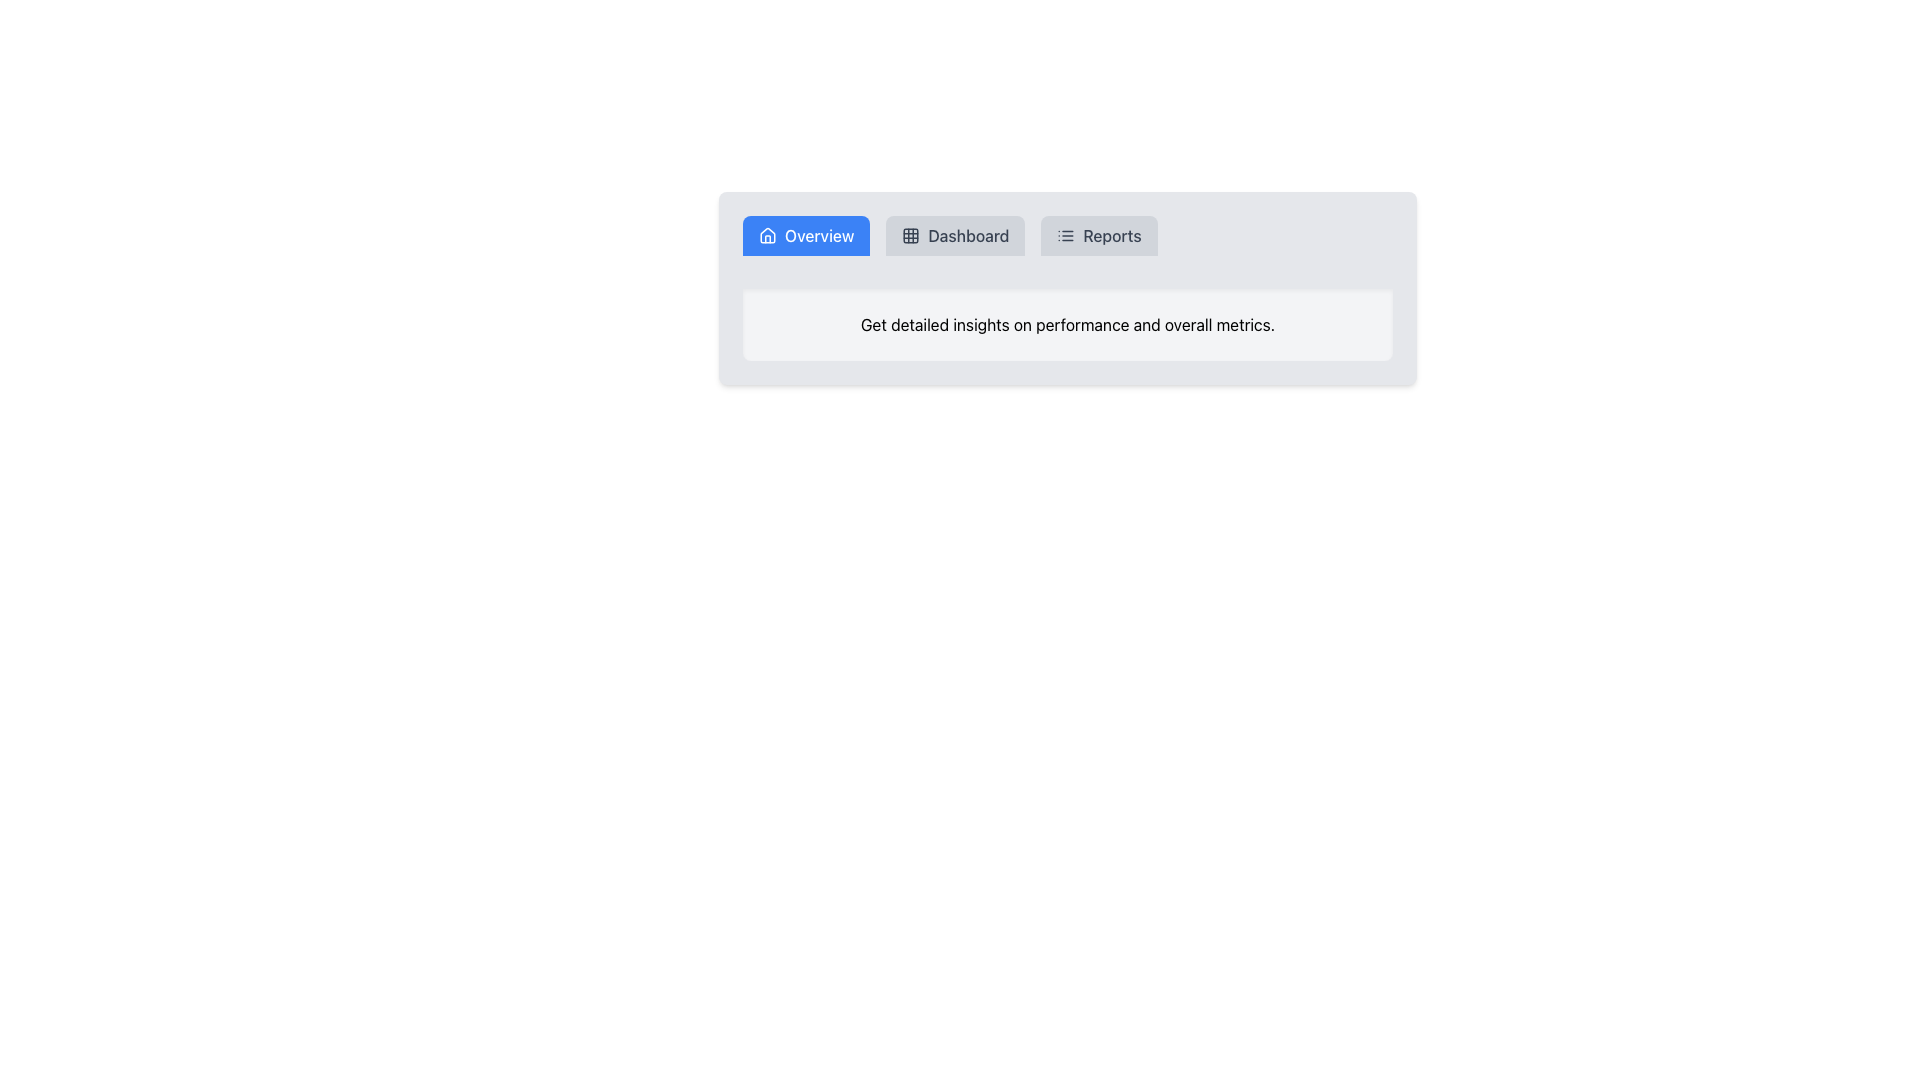 The image size is (1920, 1080). I want to click on the SVG Icon that represents the 'Overview' button, located at the top-left corner of the menu bar, so click(767, 234).